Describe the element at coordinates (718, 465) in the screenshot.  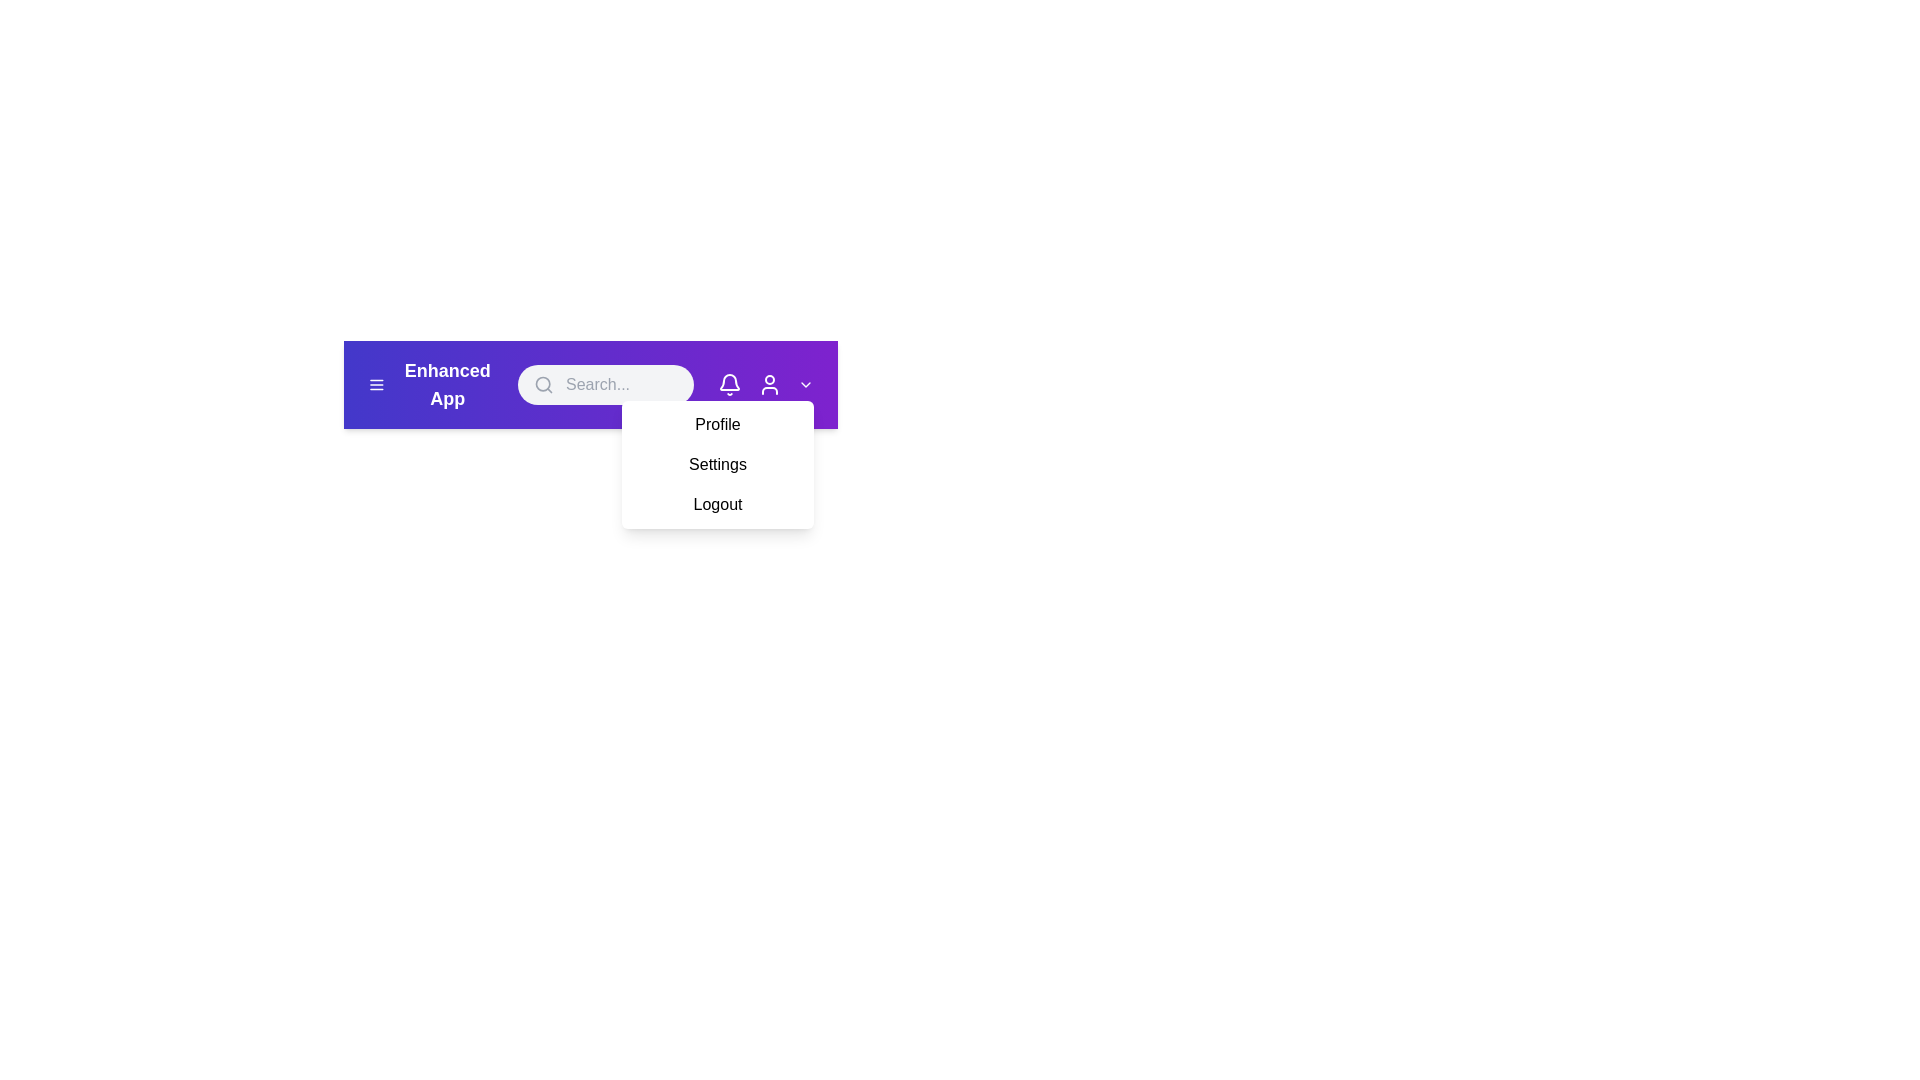
I see `the Settings from the dropdown menu` at that location.